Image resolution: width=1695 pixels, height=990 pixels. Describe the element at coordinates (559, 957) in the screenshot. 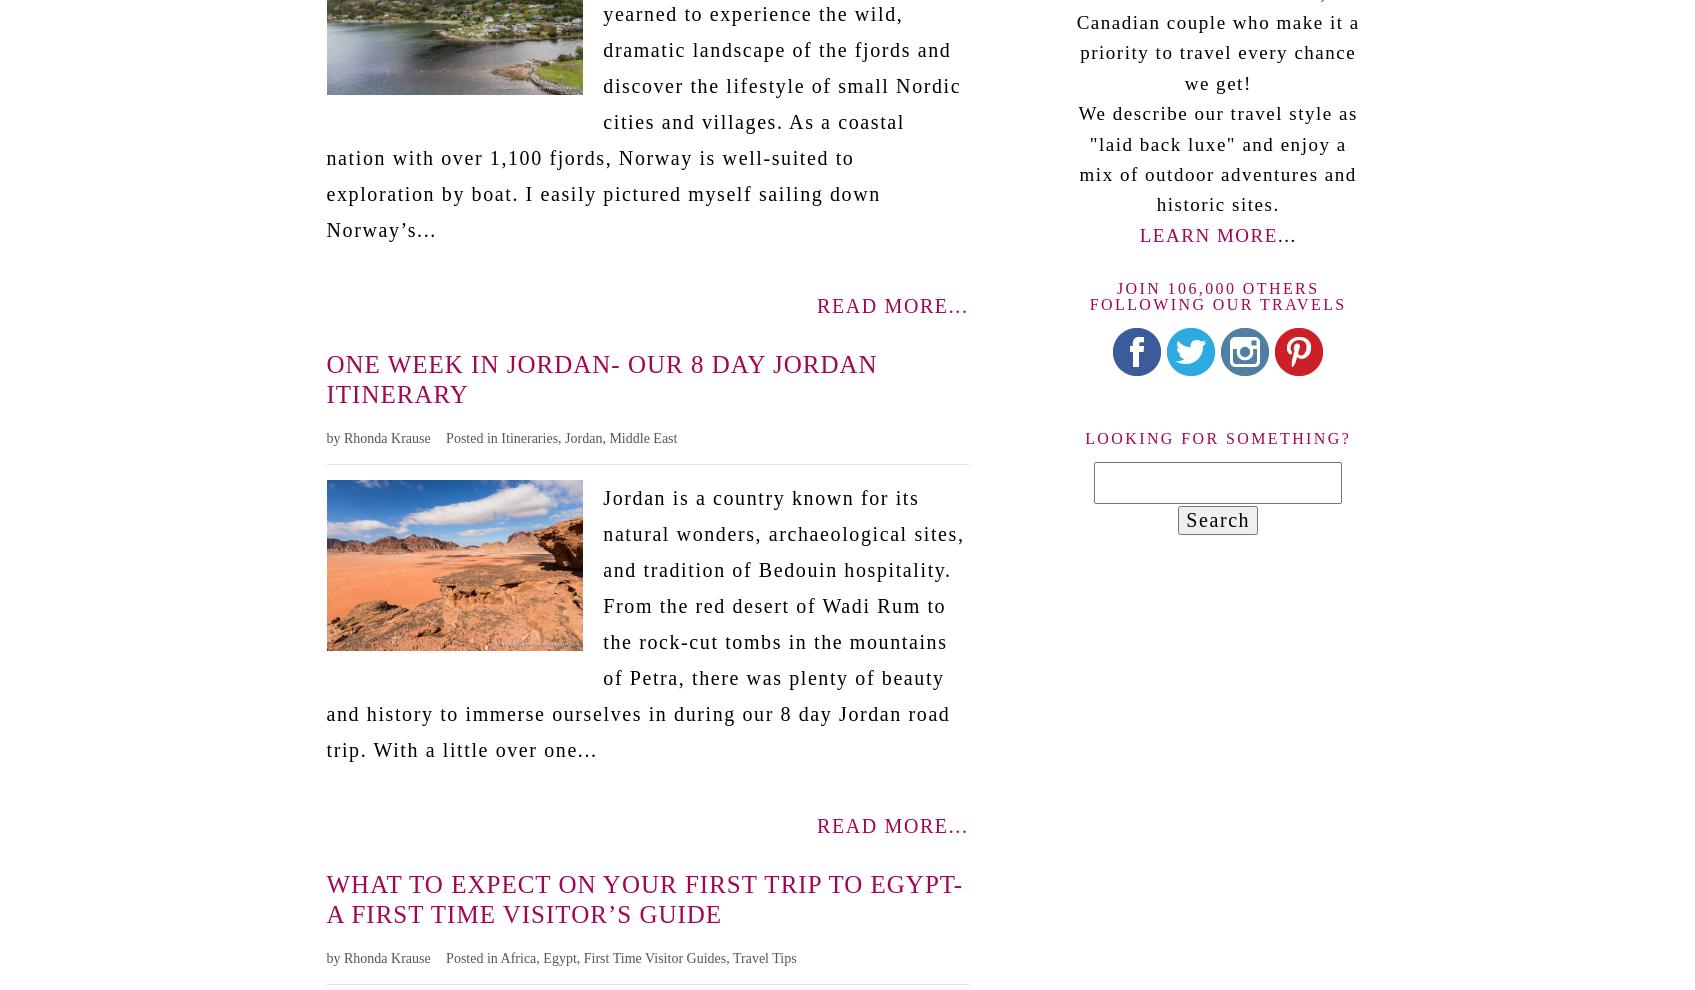

I see `'Egypt'` at that location.